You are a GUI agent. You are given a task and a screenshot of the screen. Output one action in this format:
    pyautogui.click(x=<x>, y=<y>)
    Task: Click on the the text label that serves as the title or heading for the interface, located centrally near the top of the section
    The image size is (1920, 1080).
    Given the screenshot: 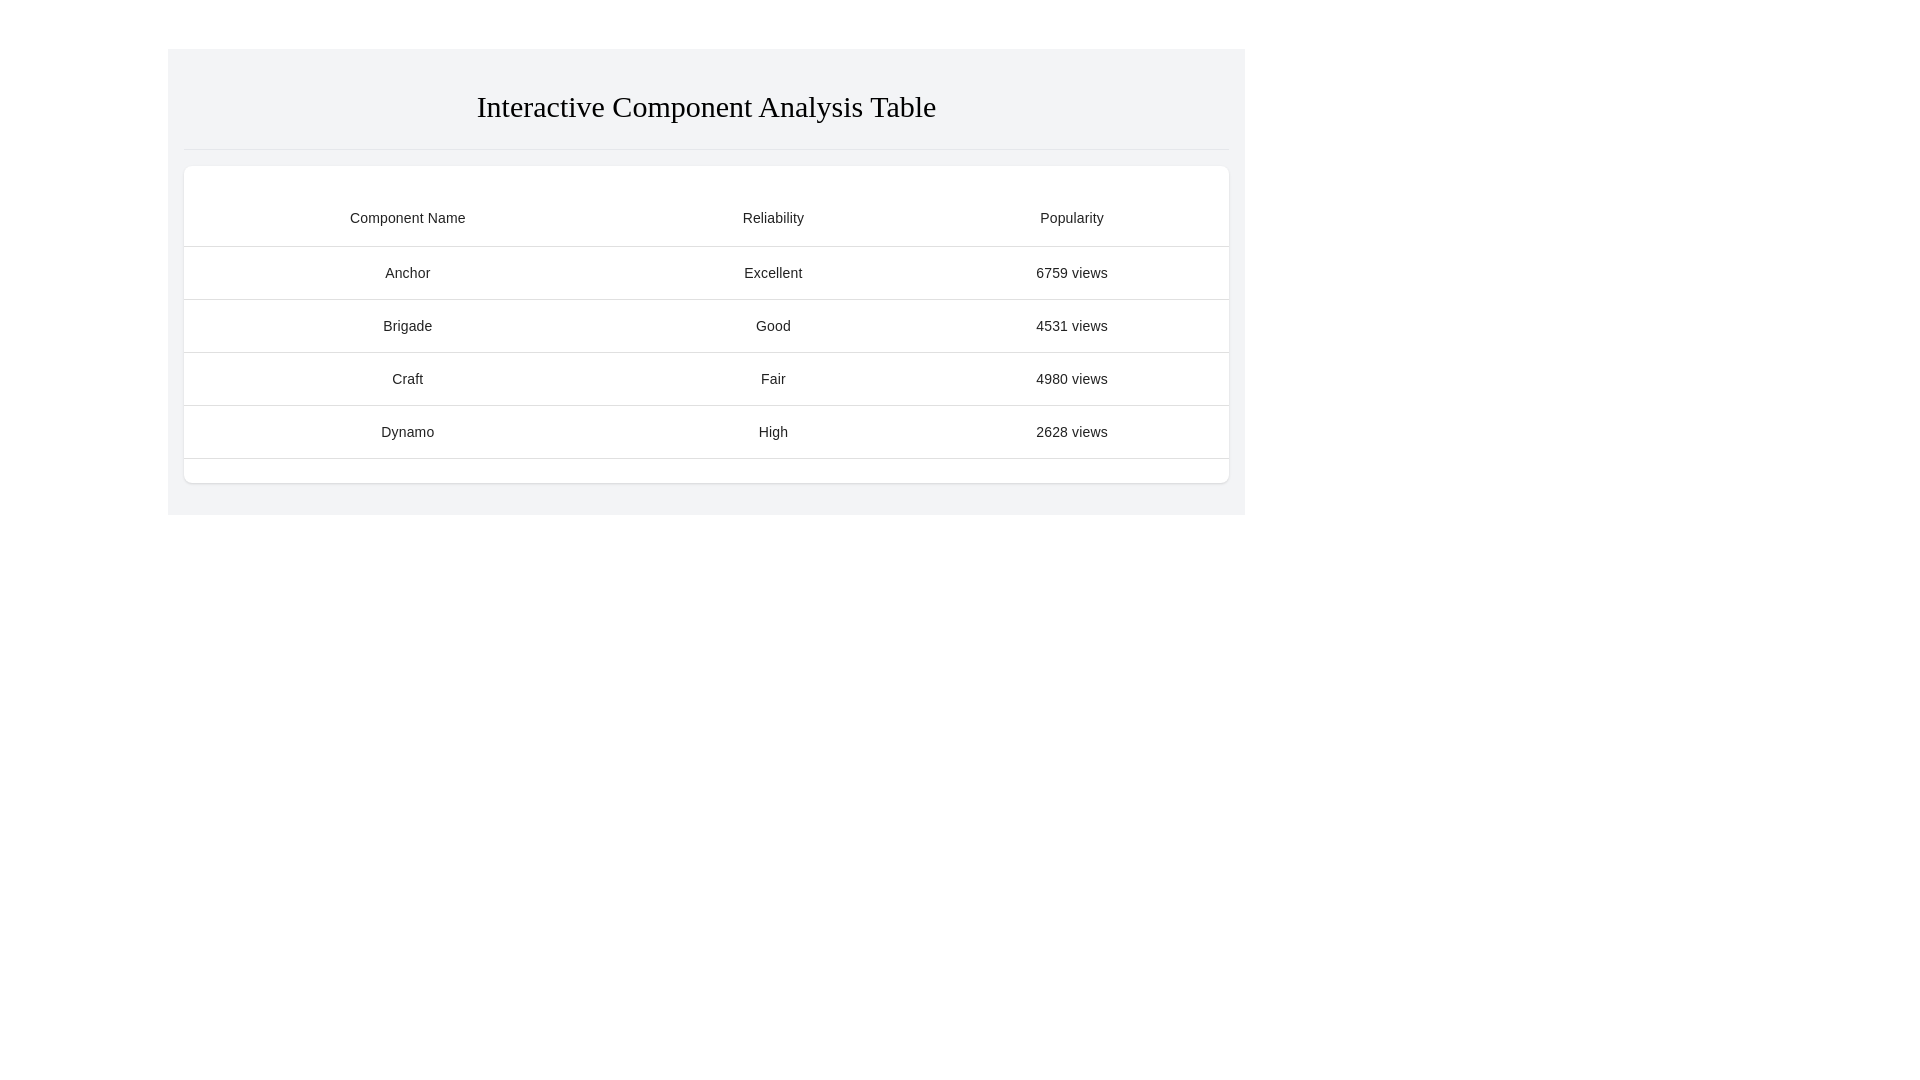 What is the action you would take?
    pyautogui.click(x=706, y=107)
    